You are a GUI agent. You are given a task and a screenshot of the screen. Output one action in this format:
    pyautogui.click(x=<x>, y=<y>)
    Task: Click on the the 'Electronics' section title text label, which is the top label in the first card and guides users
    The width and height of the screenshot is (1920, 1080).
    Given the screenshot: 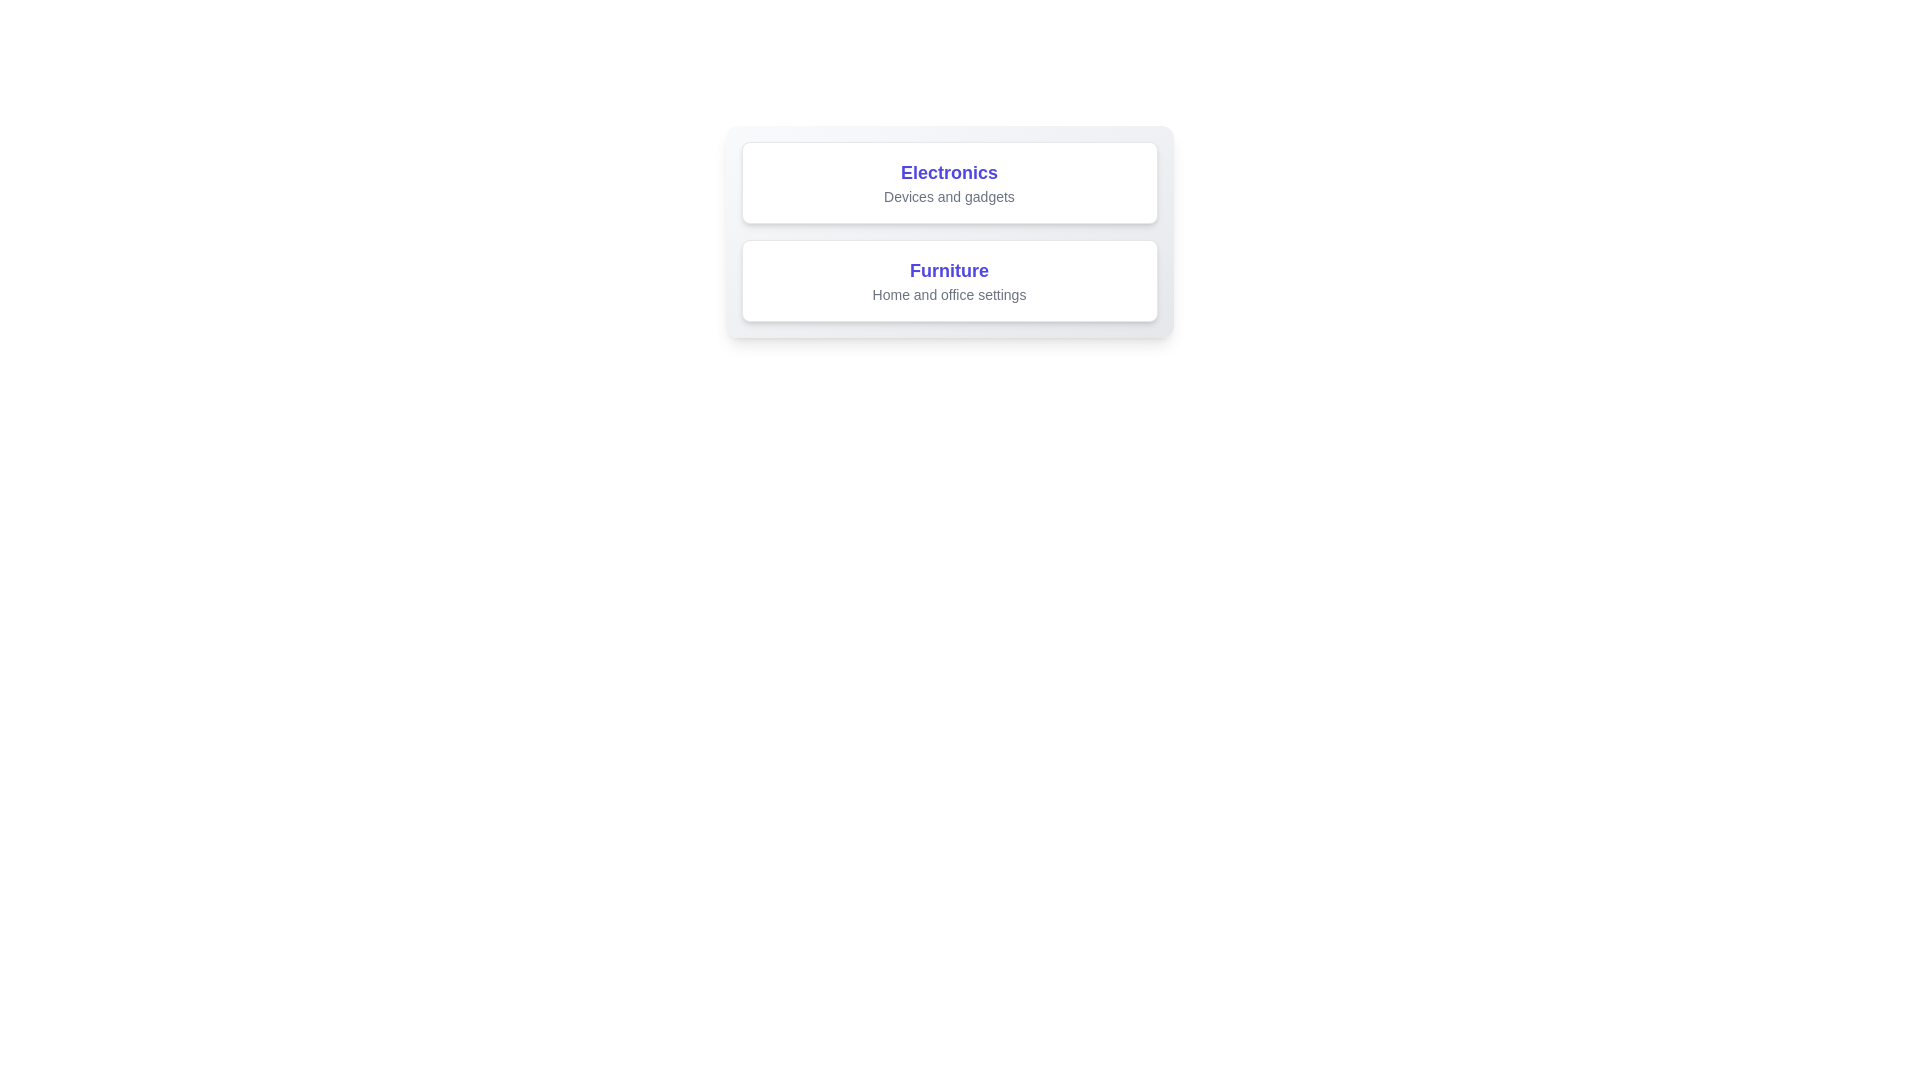 What is the action you would take?
    pyautogui.click(x=948, y=172)
    